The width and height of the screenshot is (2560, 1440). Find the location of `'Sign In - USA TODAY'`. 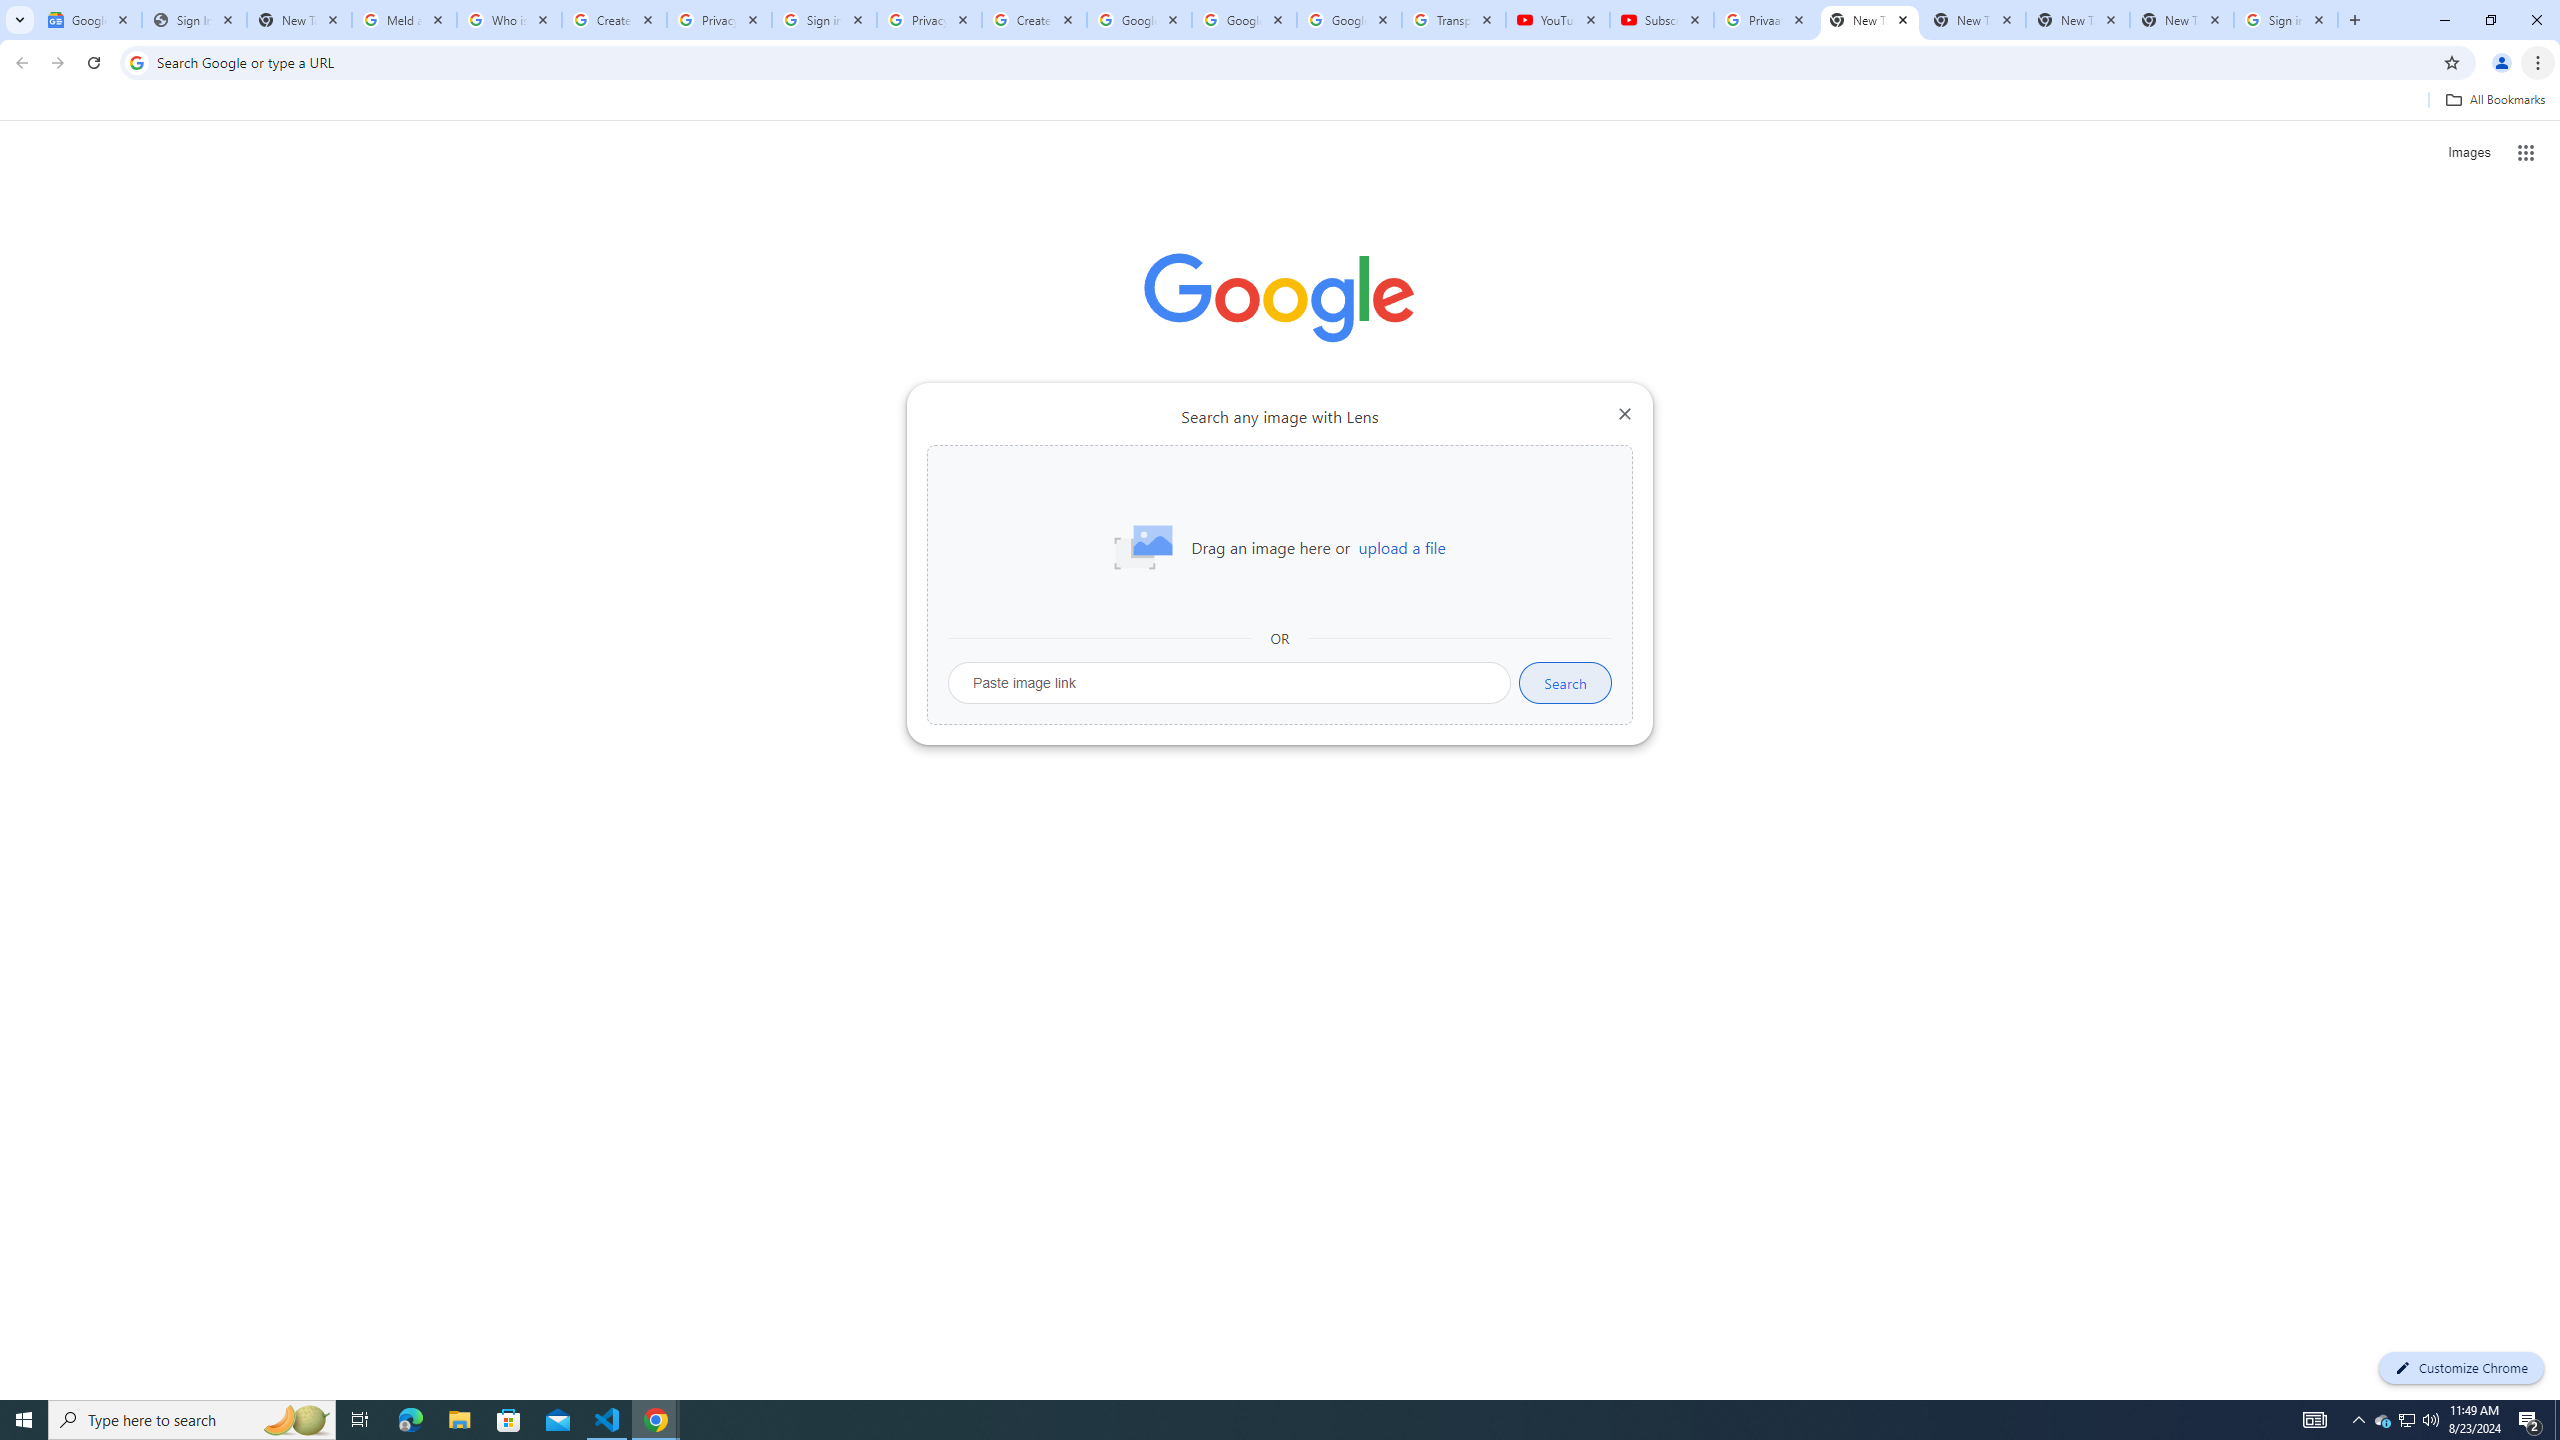

'Sign In - USA TODAY' is located at coordinates (193, 19).